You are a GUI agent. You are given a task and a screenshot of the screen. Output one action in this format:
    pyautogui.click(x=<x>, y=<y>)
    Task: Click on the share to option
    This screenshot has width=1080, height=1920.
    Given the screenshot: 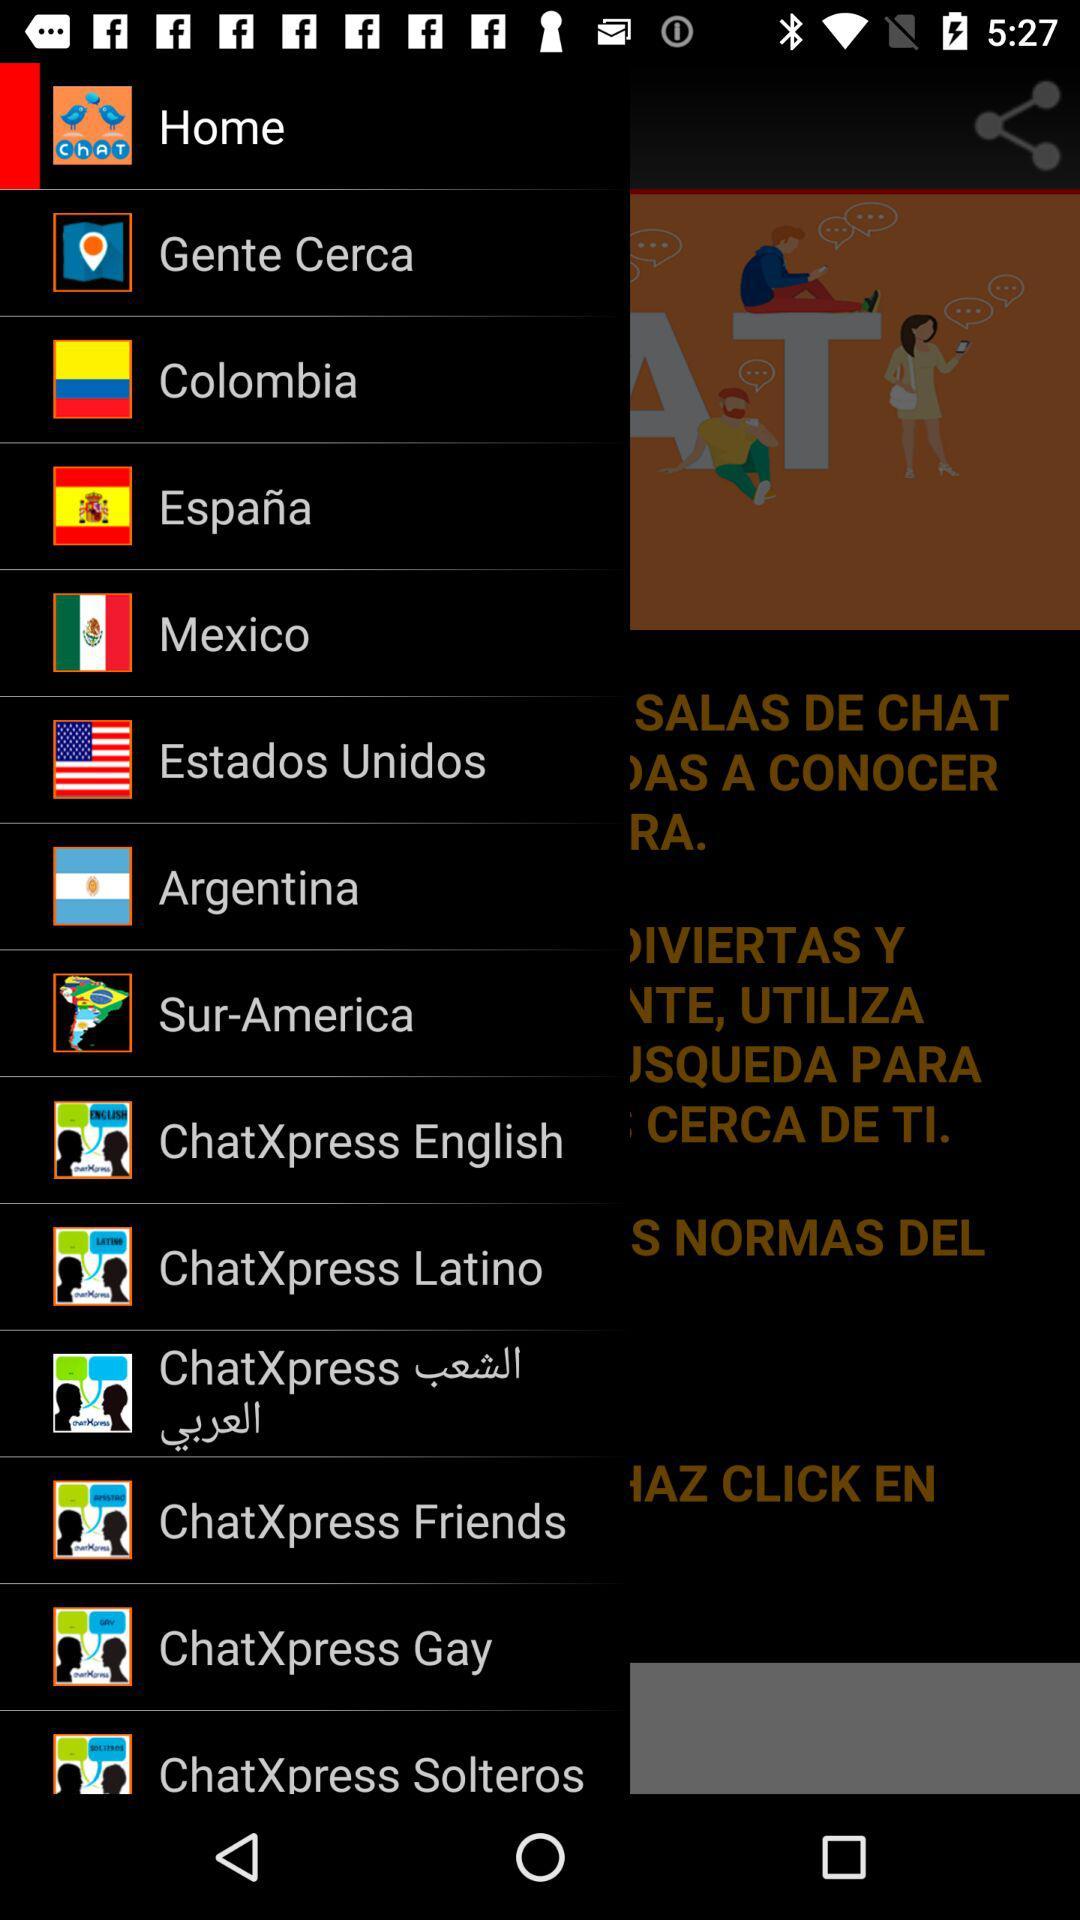 What is the action you would take?
    pyautogui.click(x=1017, y=124)
    